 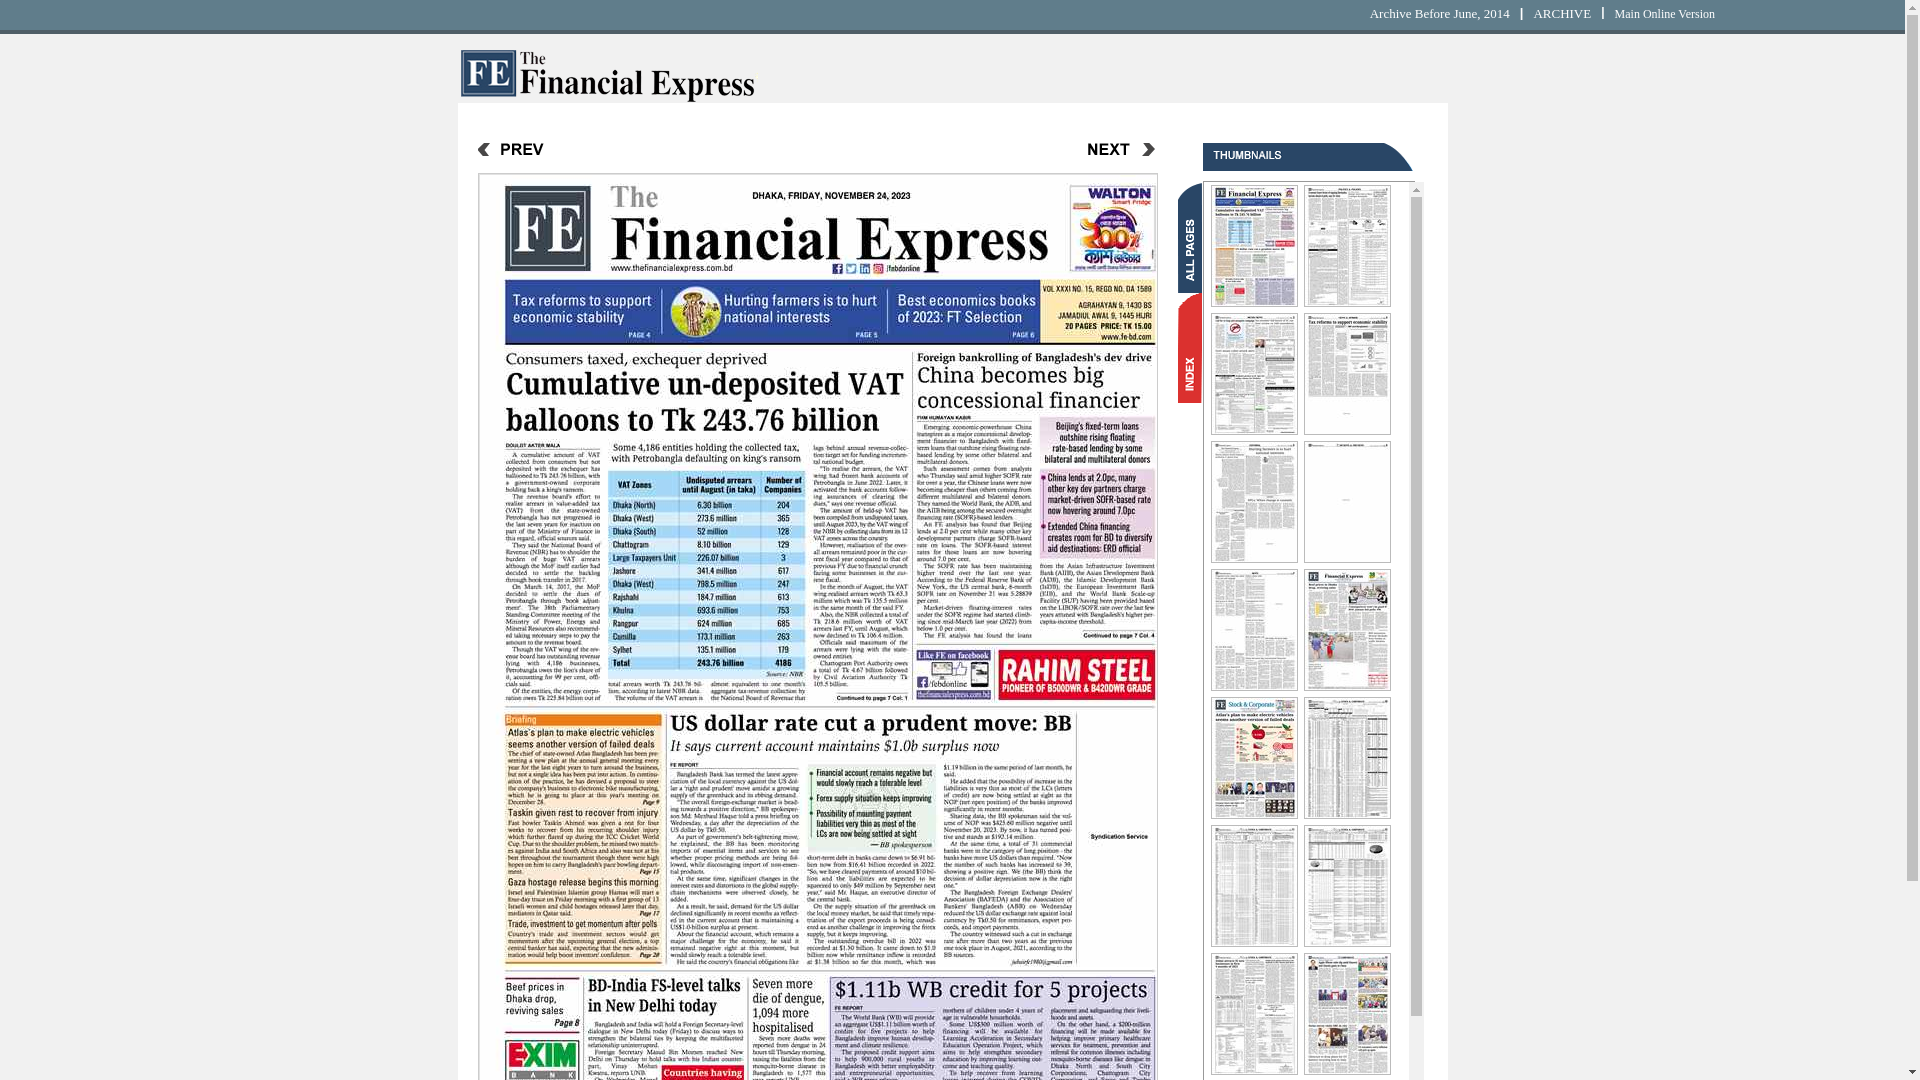 I want to click on 'The Financial Express ePaper', so click(x=607, y=97).